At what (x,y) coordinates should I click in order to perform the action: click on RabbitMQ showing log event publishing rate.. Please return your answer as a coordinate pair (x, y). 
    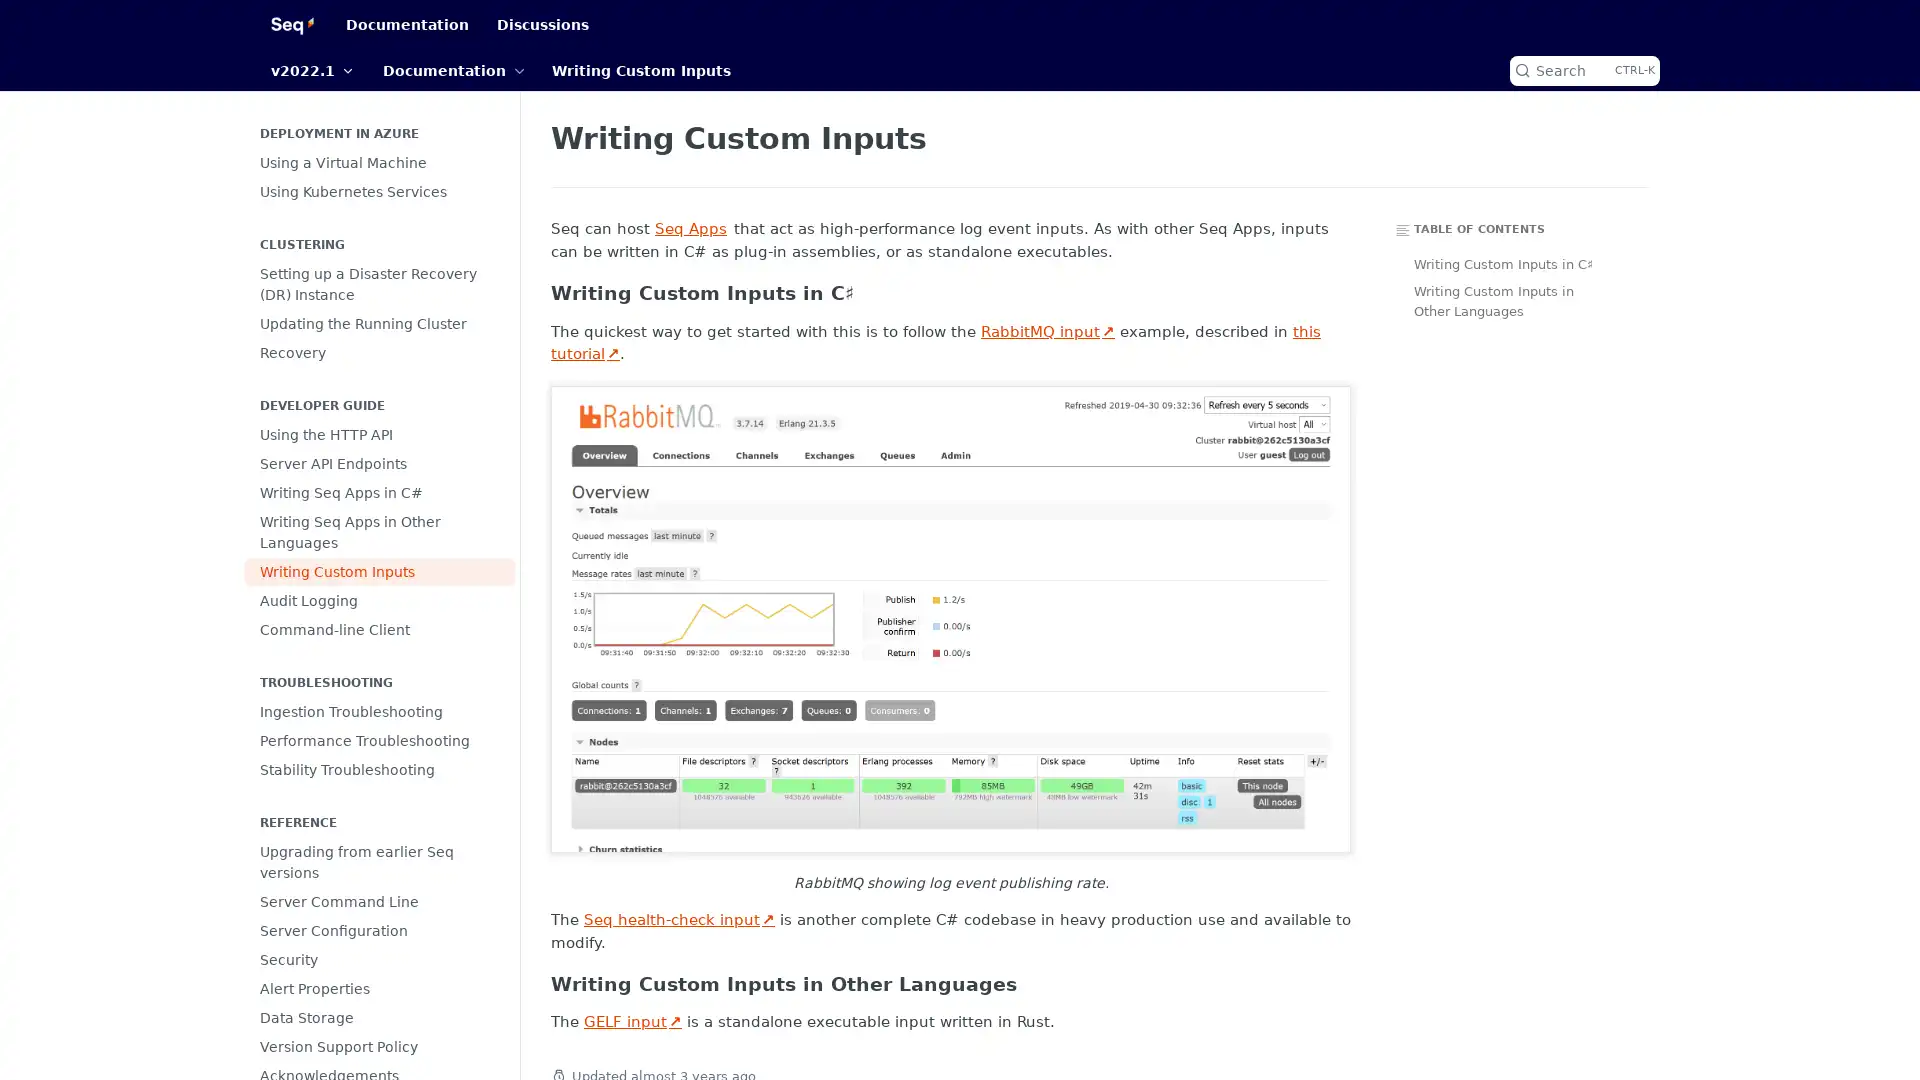
    Looking at the image, I should click on (949, 617).